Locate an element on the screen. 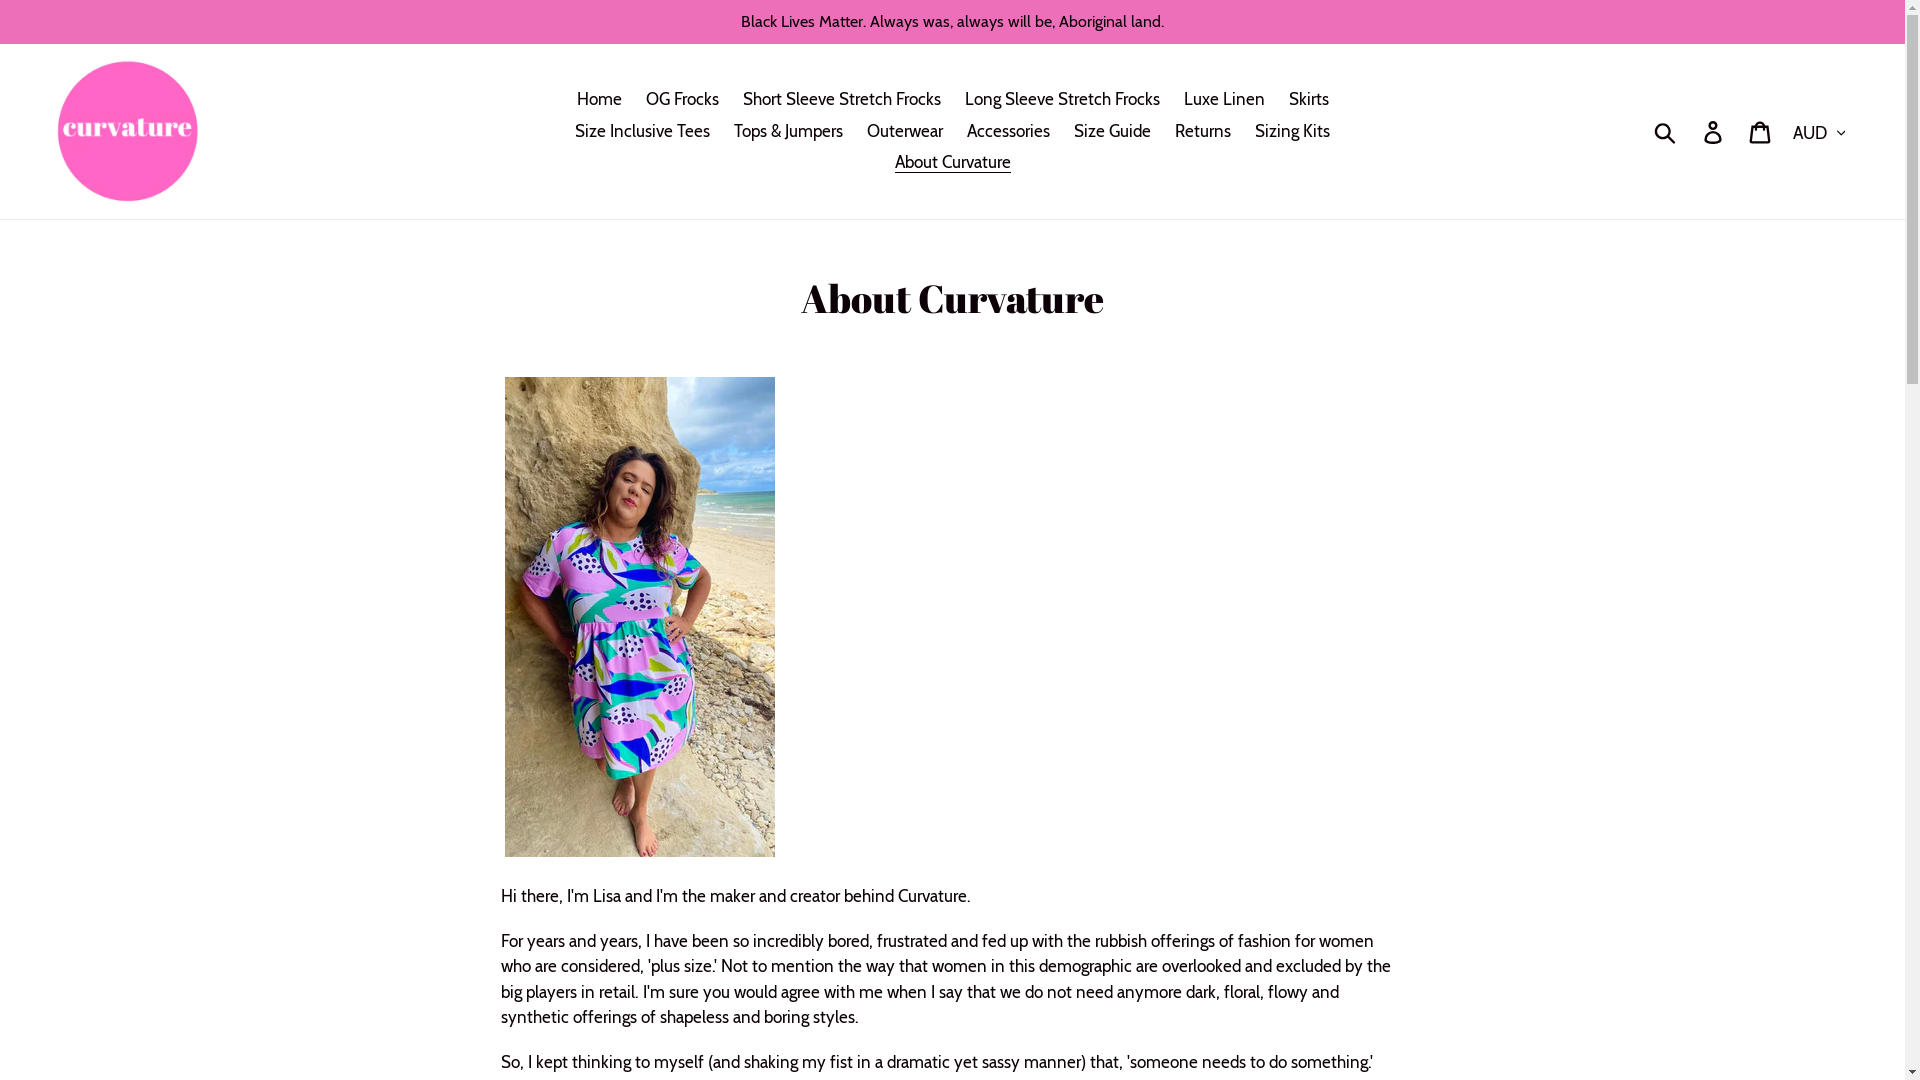 Image resolution: width=1920 pixels, height=1080 pixels. 'Log in' is located at coordinates (1713, 131).